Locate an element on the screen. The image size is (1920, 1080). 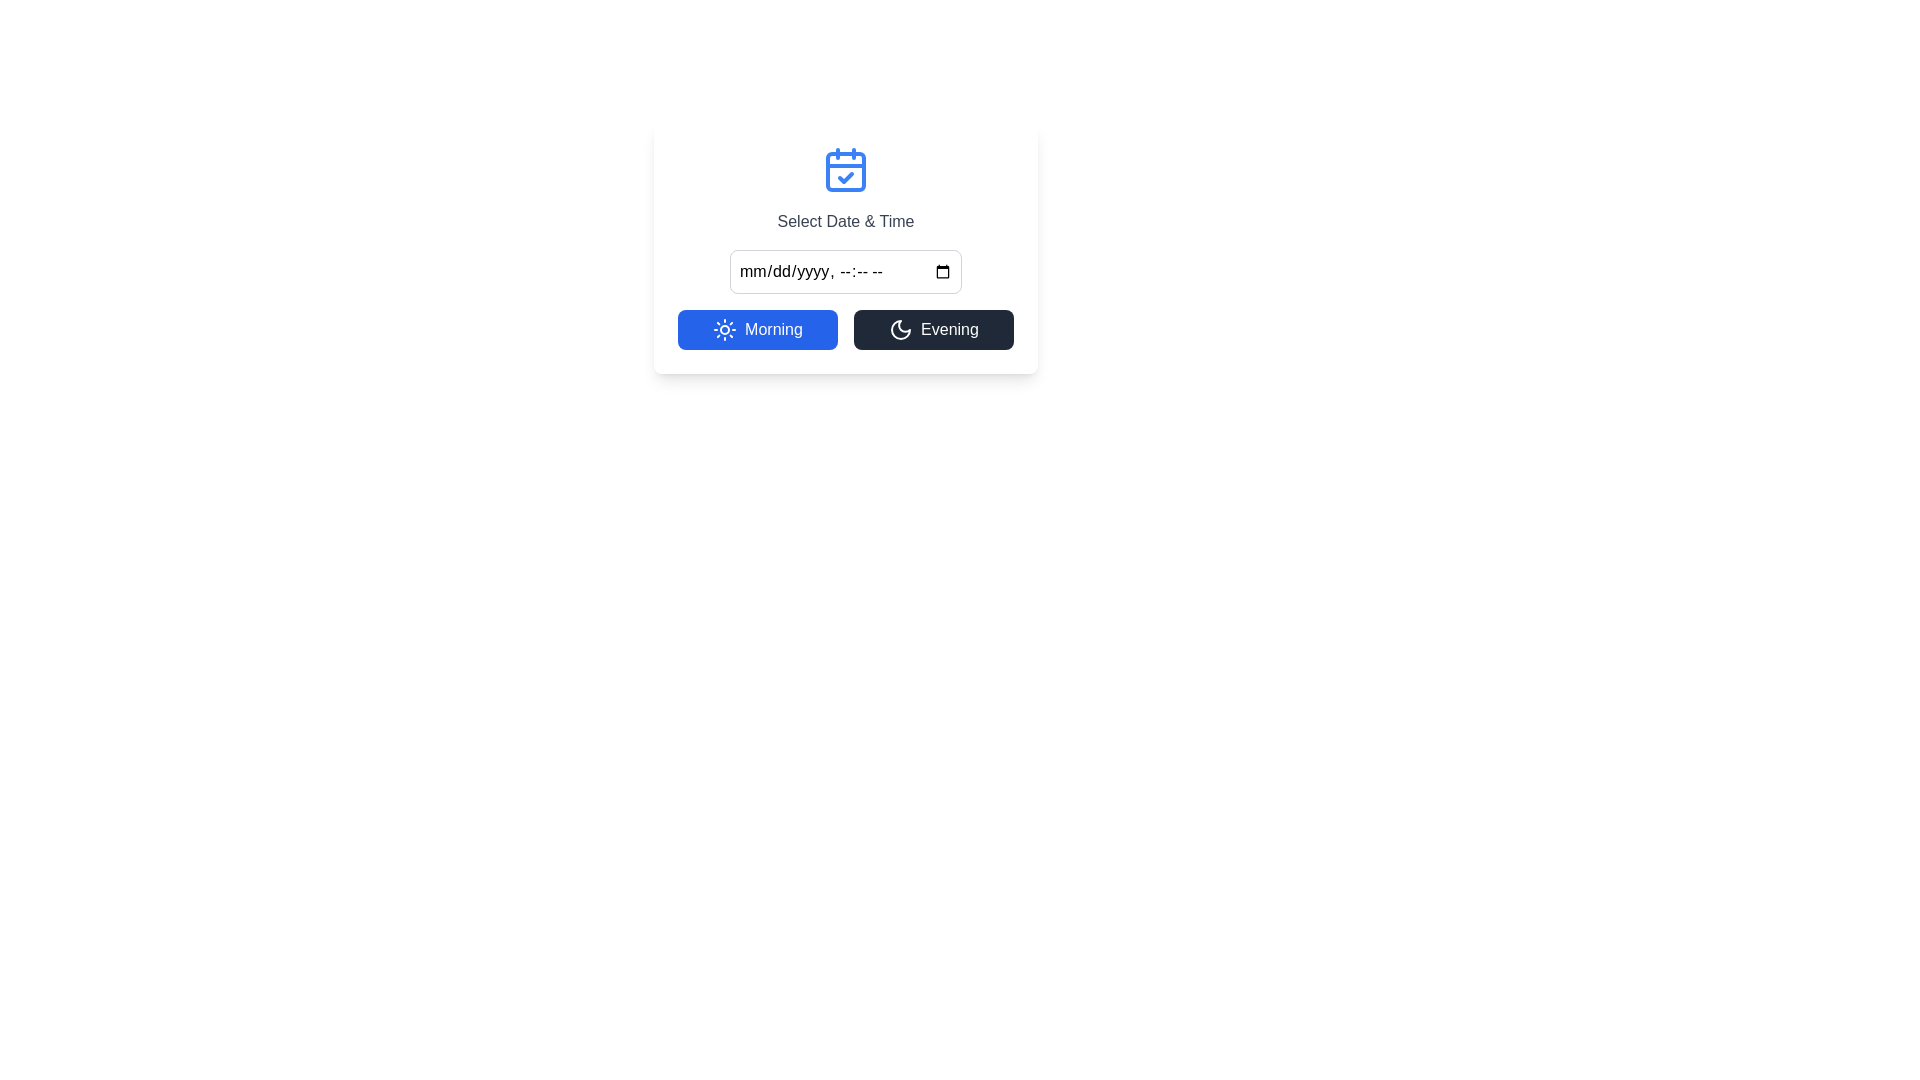
the rectangular button labeled 'Evening' with a moon icon is located at coordinates (933, 329).